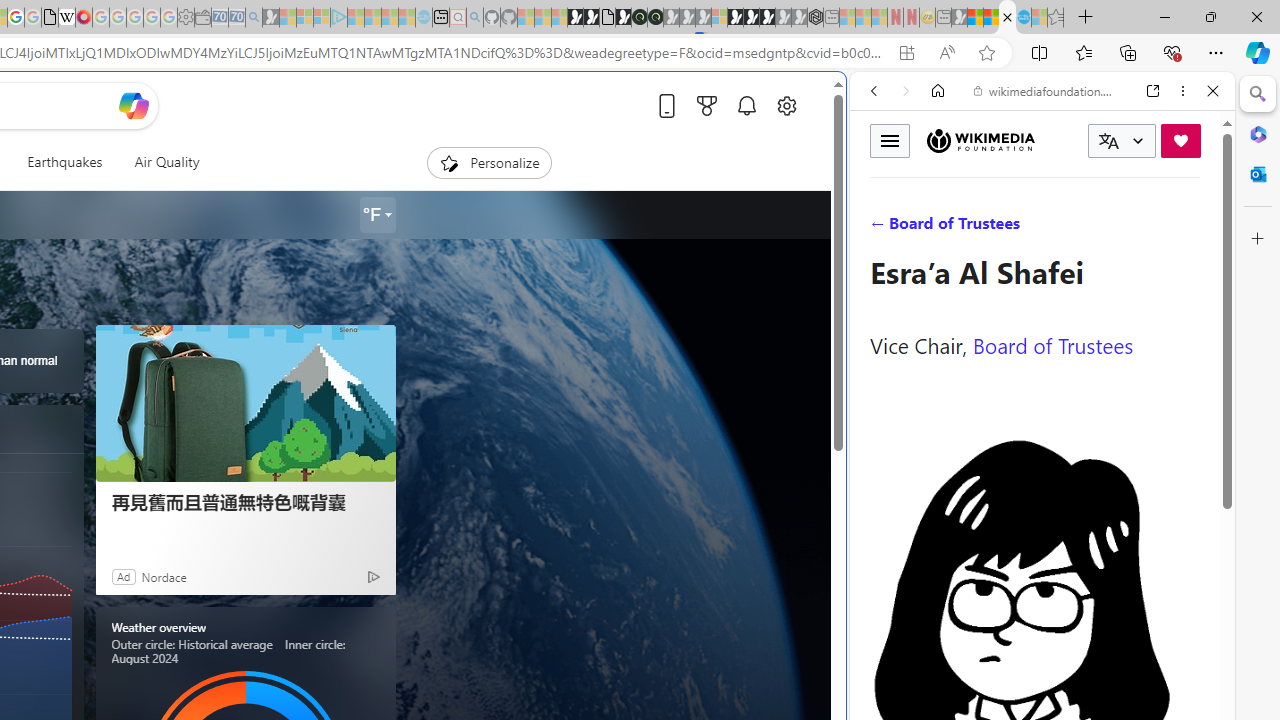  I want to click on 'Donate now', so click(1180, 139).